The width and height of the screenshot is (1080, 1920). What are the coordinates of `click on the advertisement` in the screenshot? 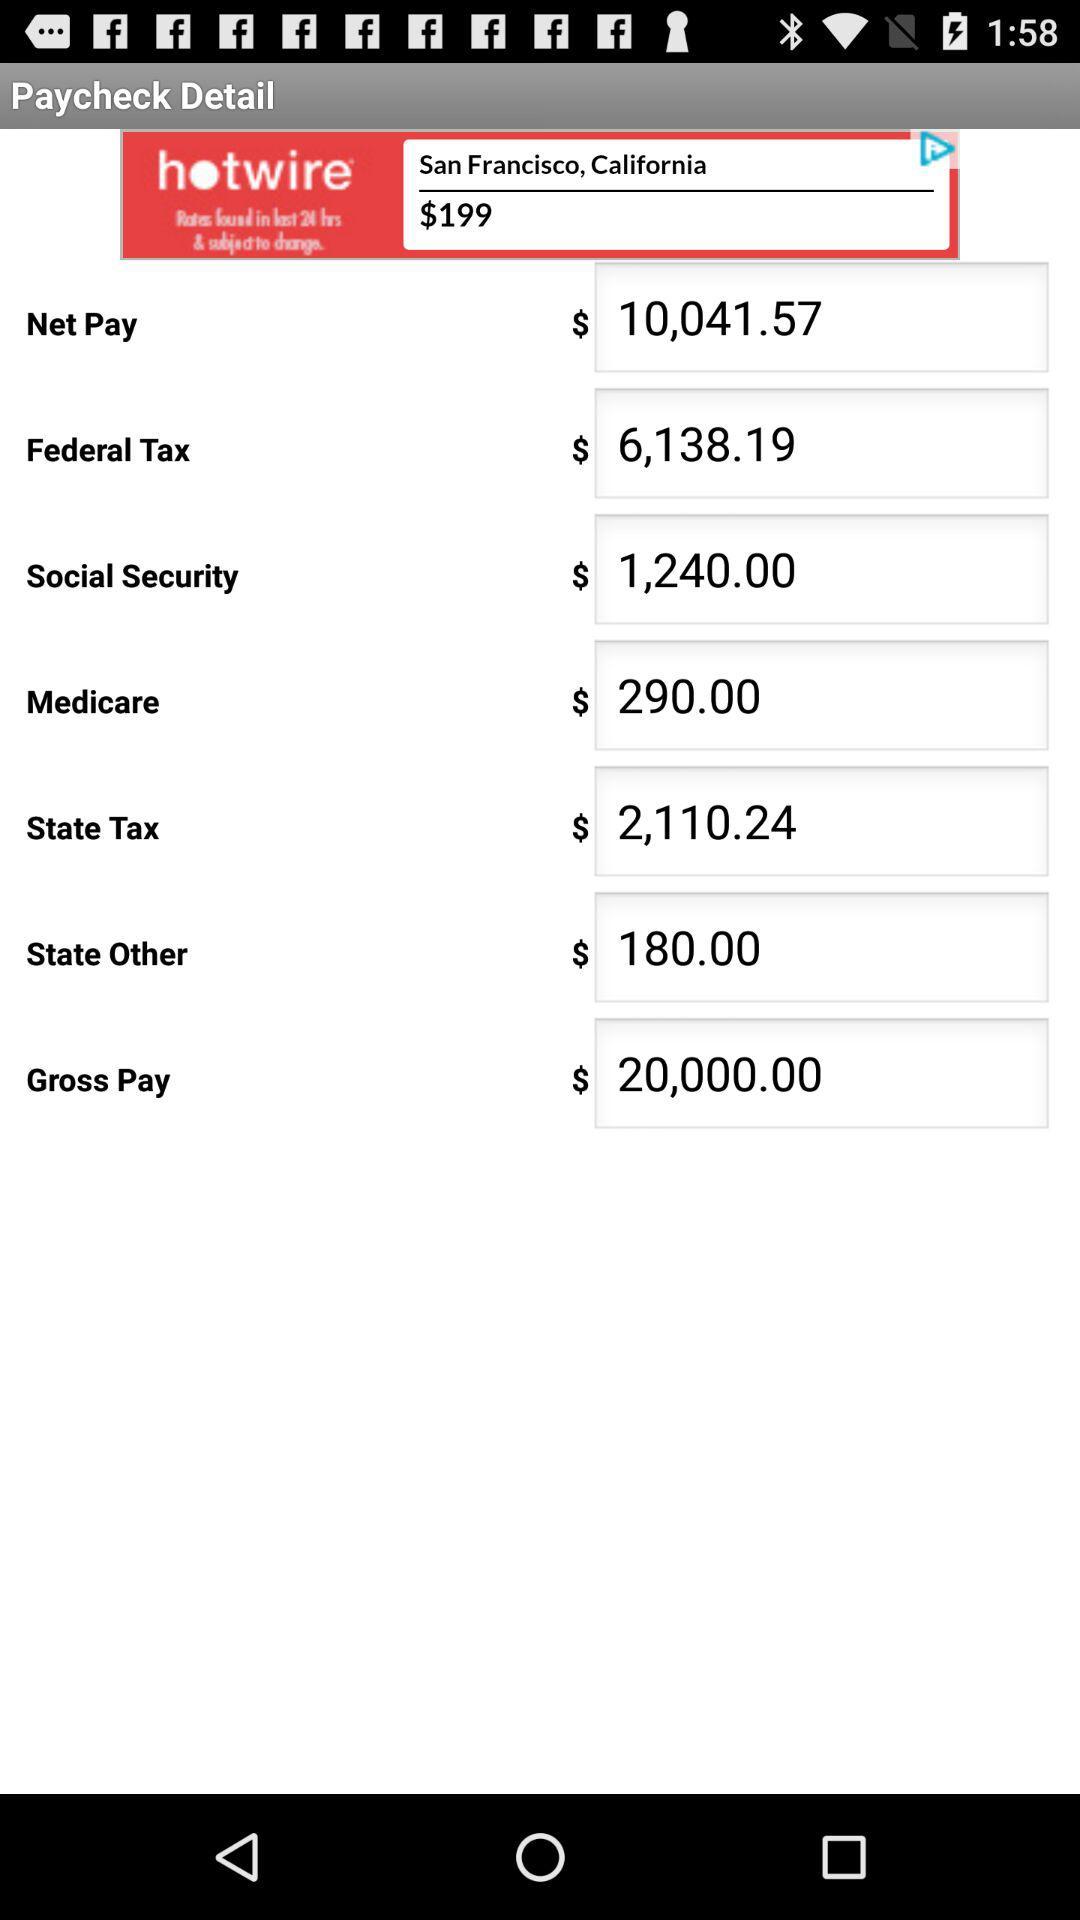 It's located at (540, 194).